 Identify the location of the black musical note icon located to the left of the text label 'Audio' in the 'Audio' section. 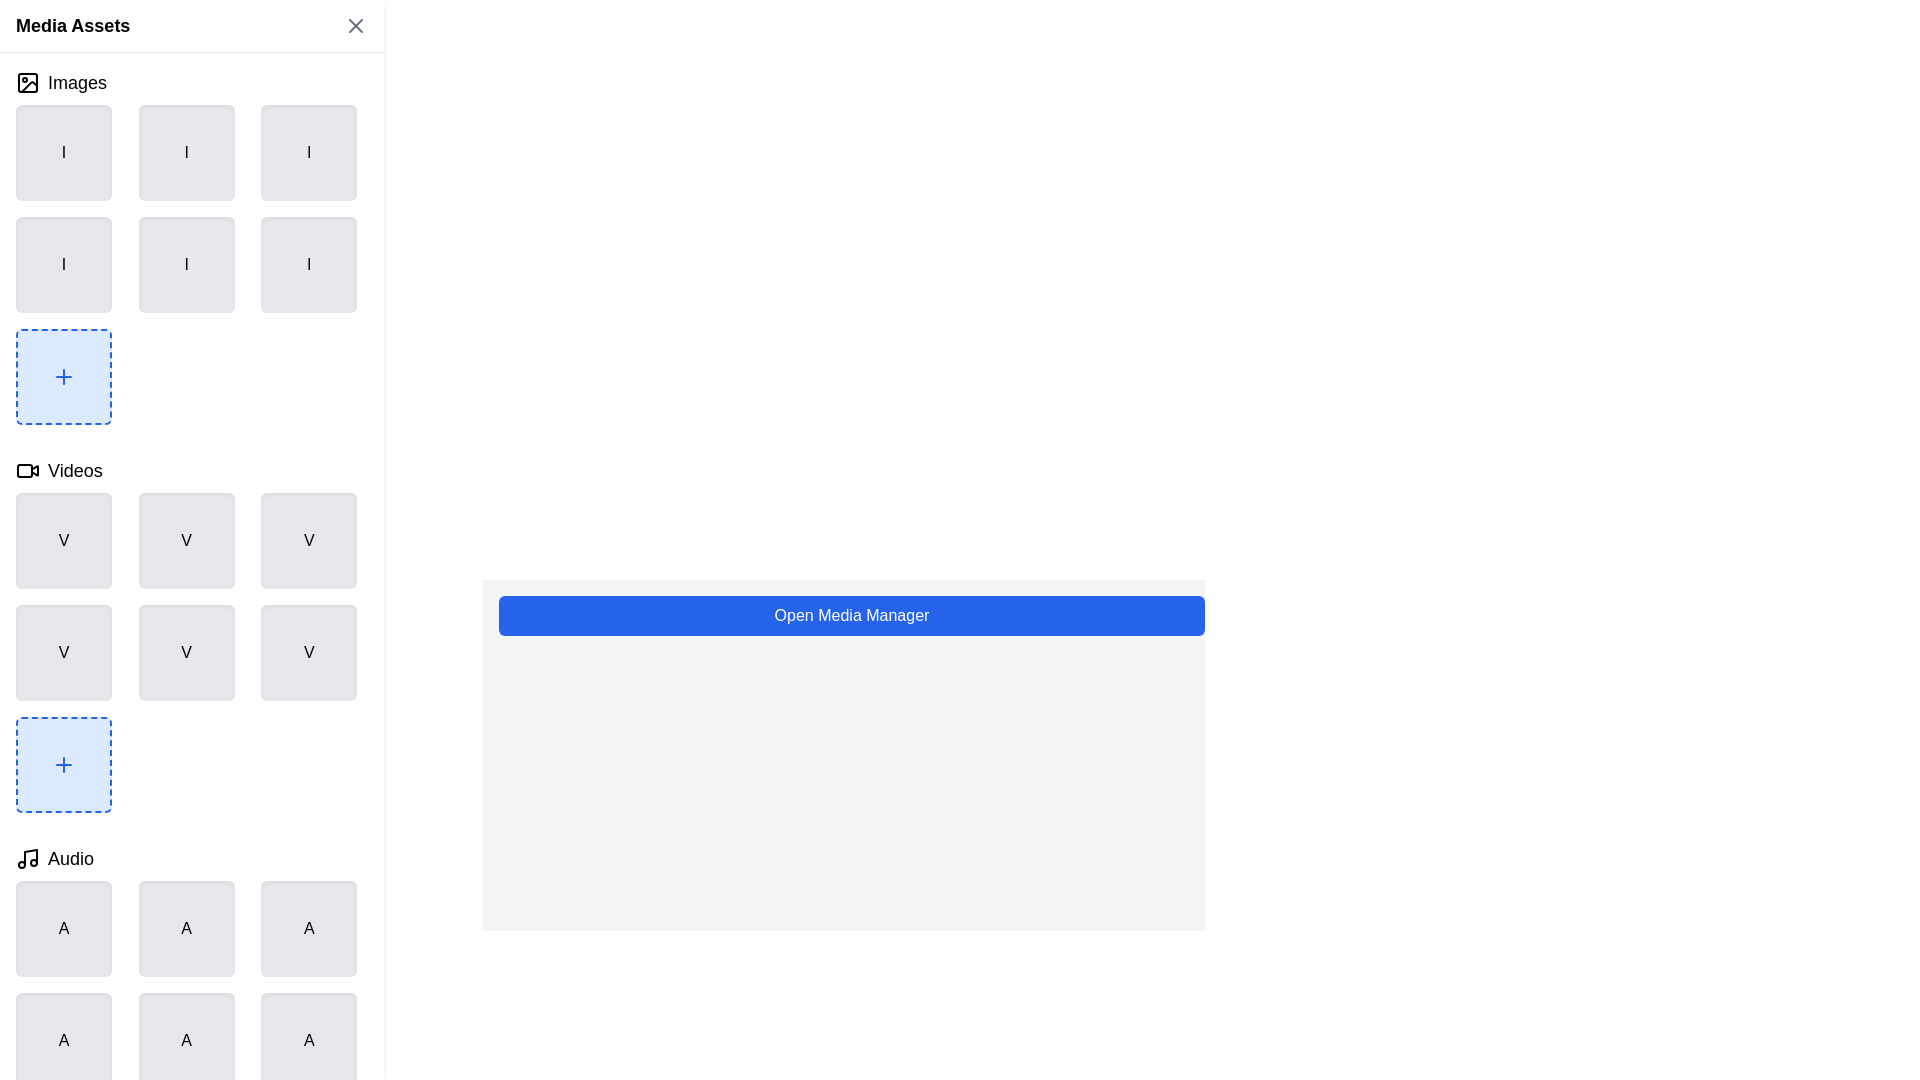
(28, 858).